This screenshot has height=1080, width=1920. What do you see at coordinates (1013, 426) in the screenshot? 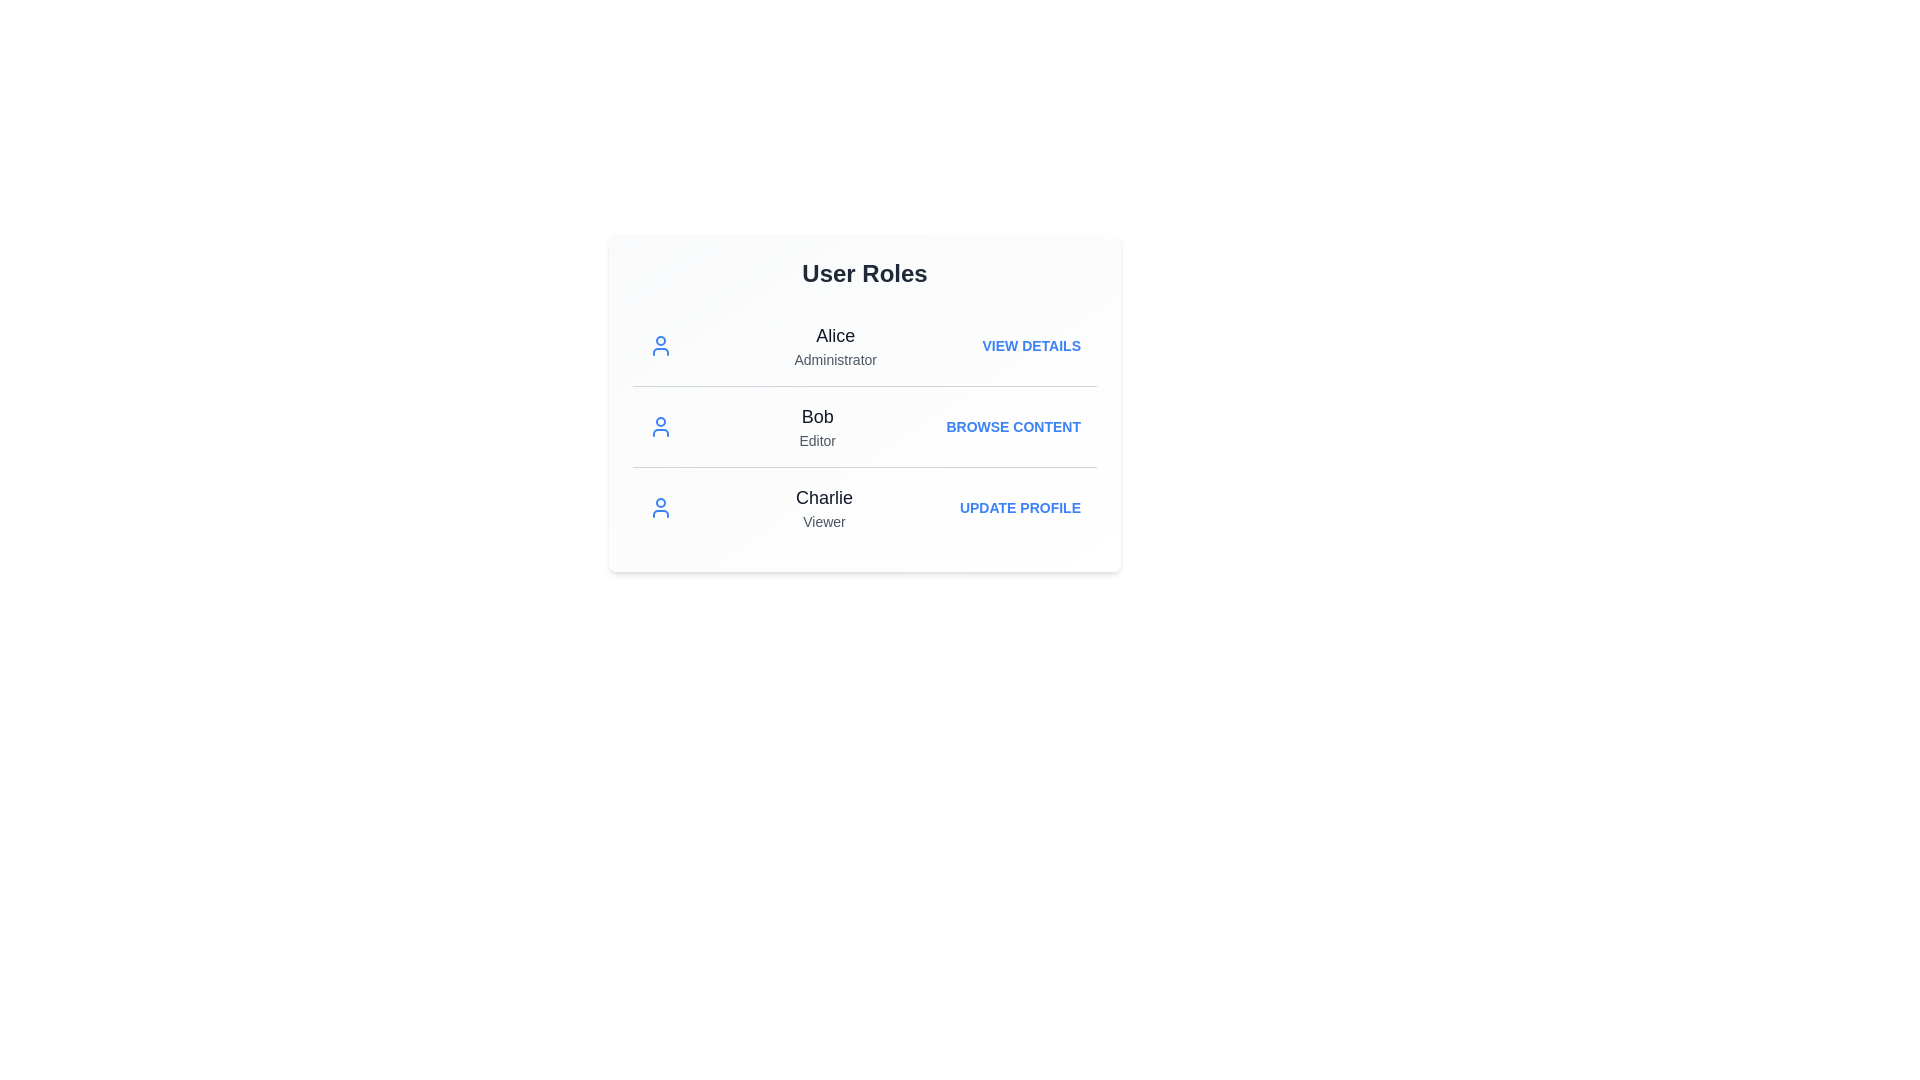
I see `the static text label located on the right side of the list item for 'Bob - Editor' in the 'User Roles' table, which is adjacent to the text 'Editor'` at bounding box center [1013, 426].